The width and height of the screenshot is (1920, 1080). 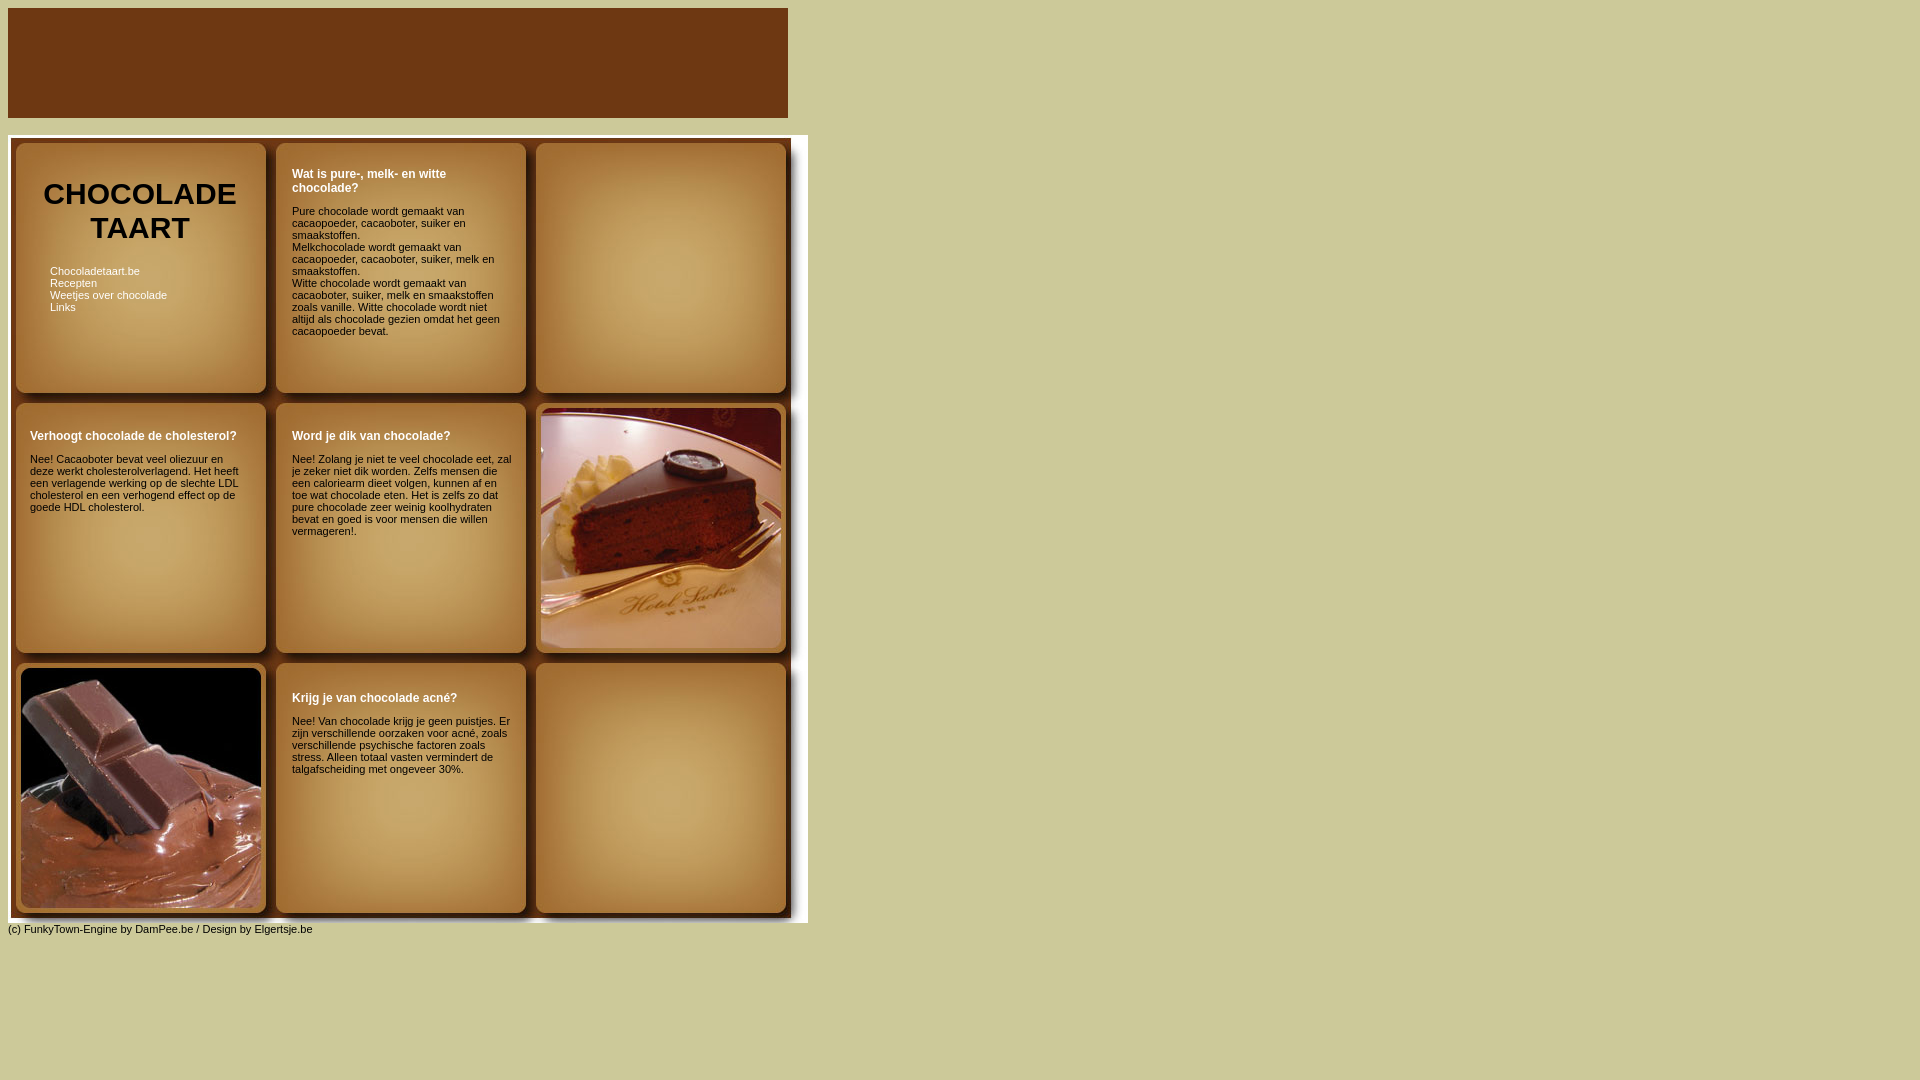 What do you see at coordinates (62, 307) in the screenshot?
I see `'Links'` at bounding box center [62, 307].